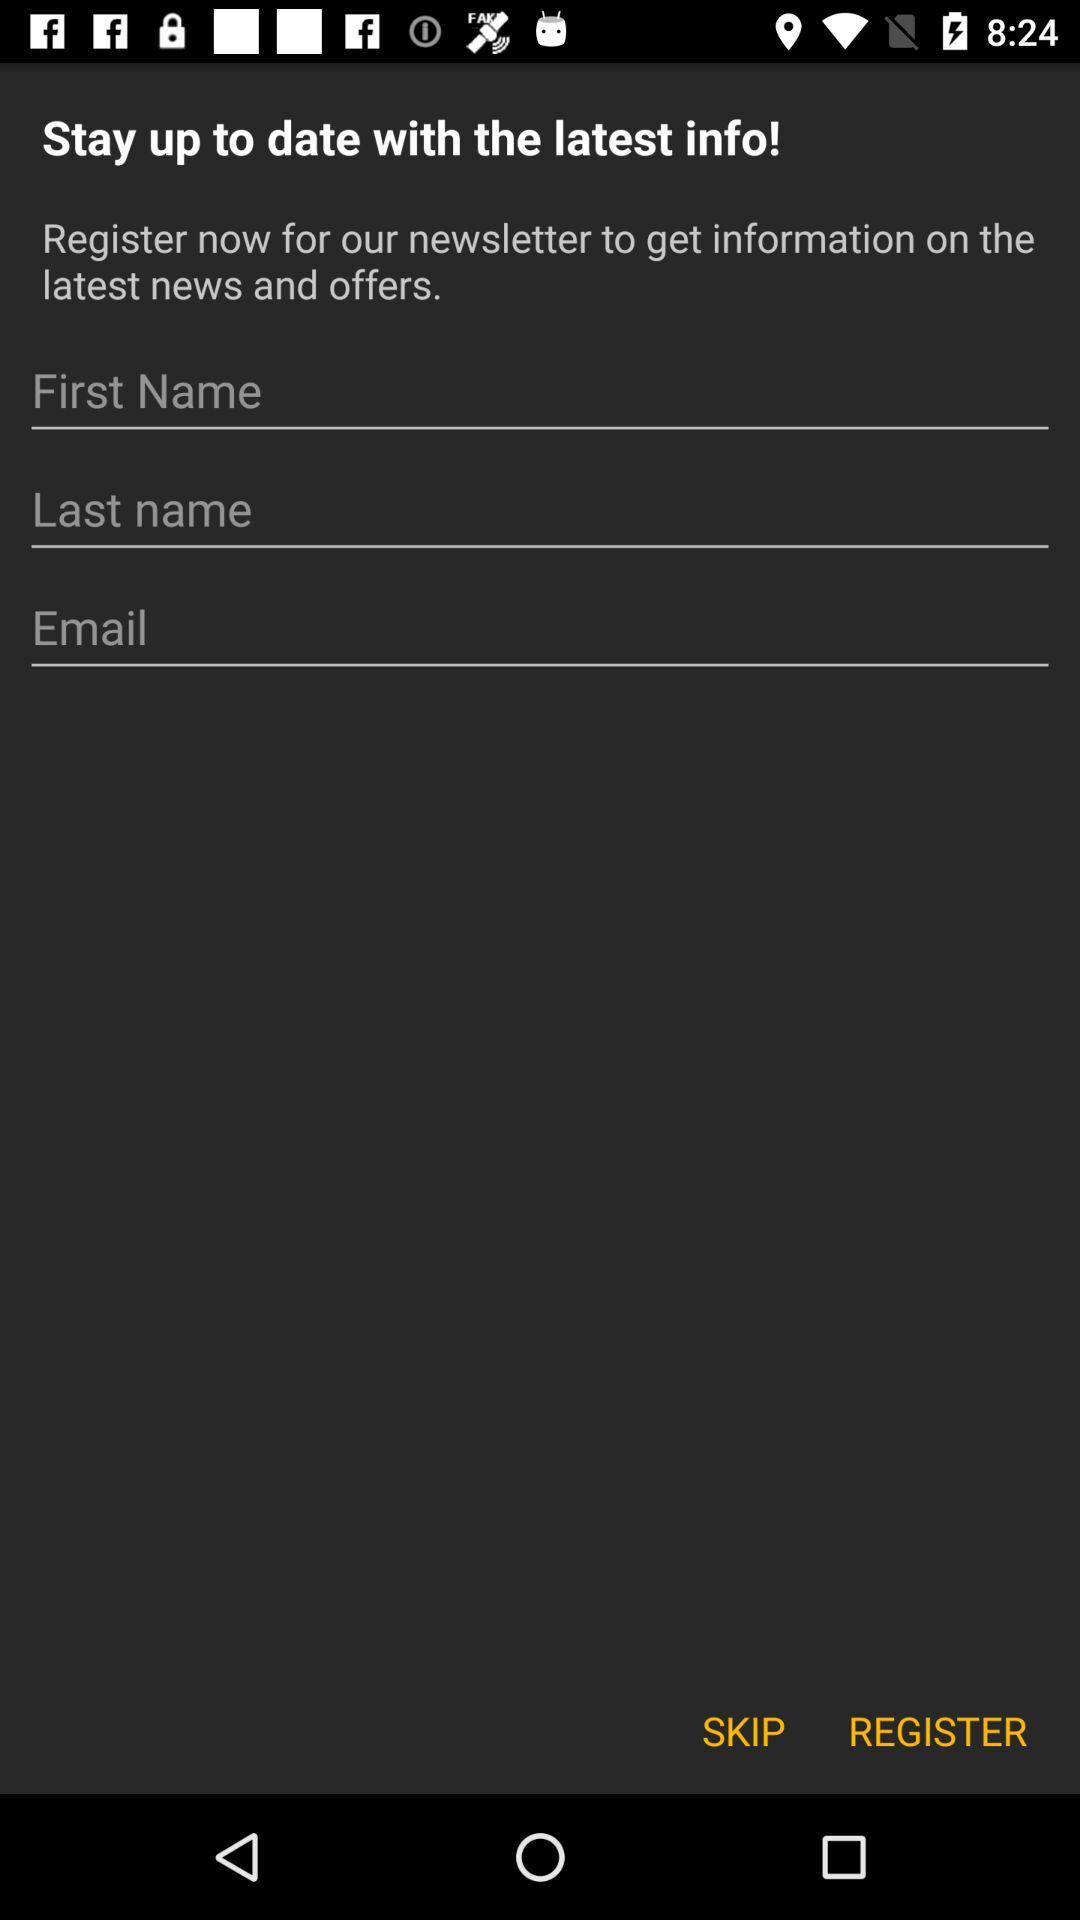 This screenshot has width=1080, height=1920. What do you see at coordinates (743, 1730) in the screenshot?
I see `icon to the left of register item` at bounding box center [743, 1730].